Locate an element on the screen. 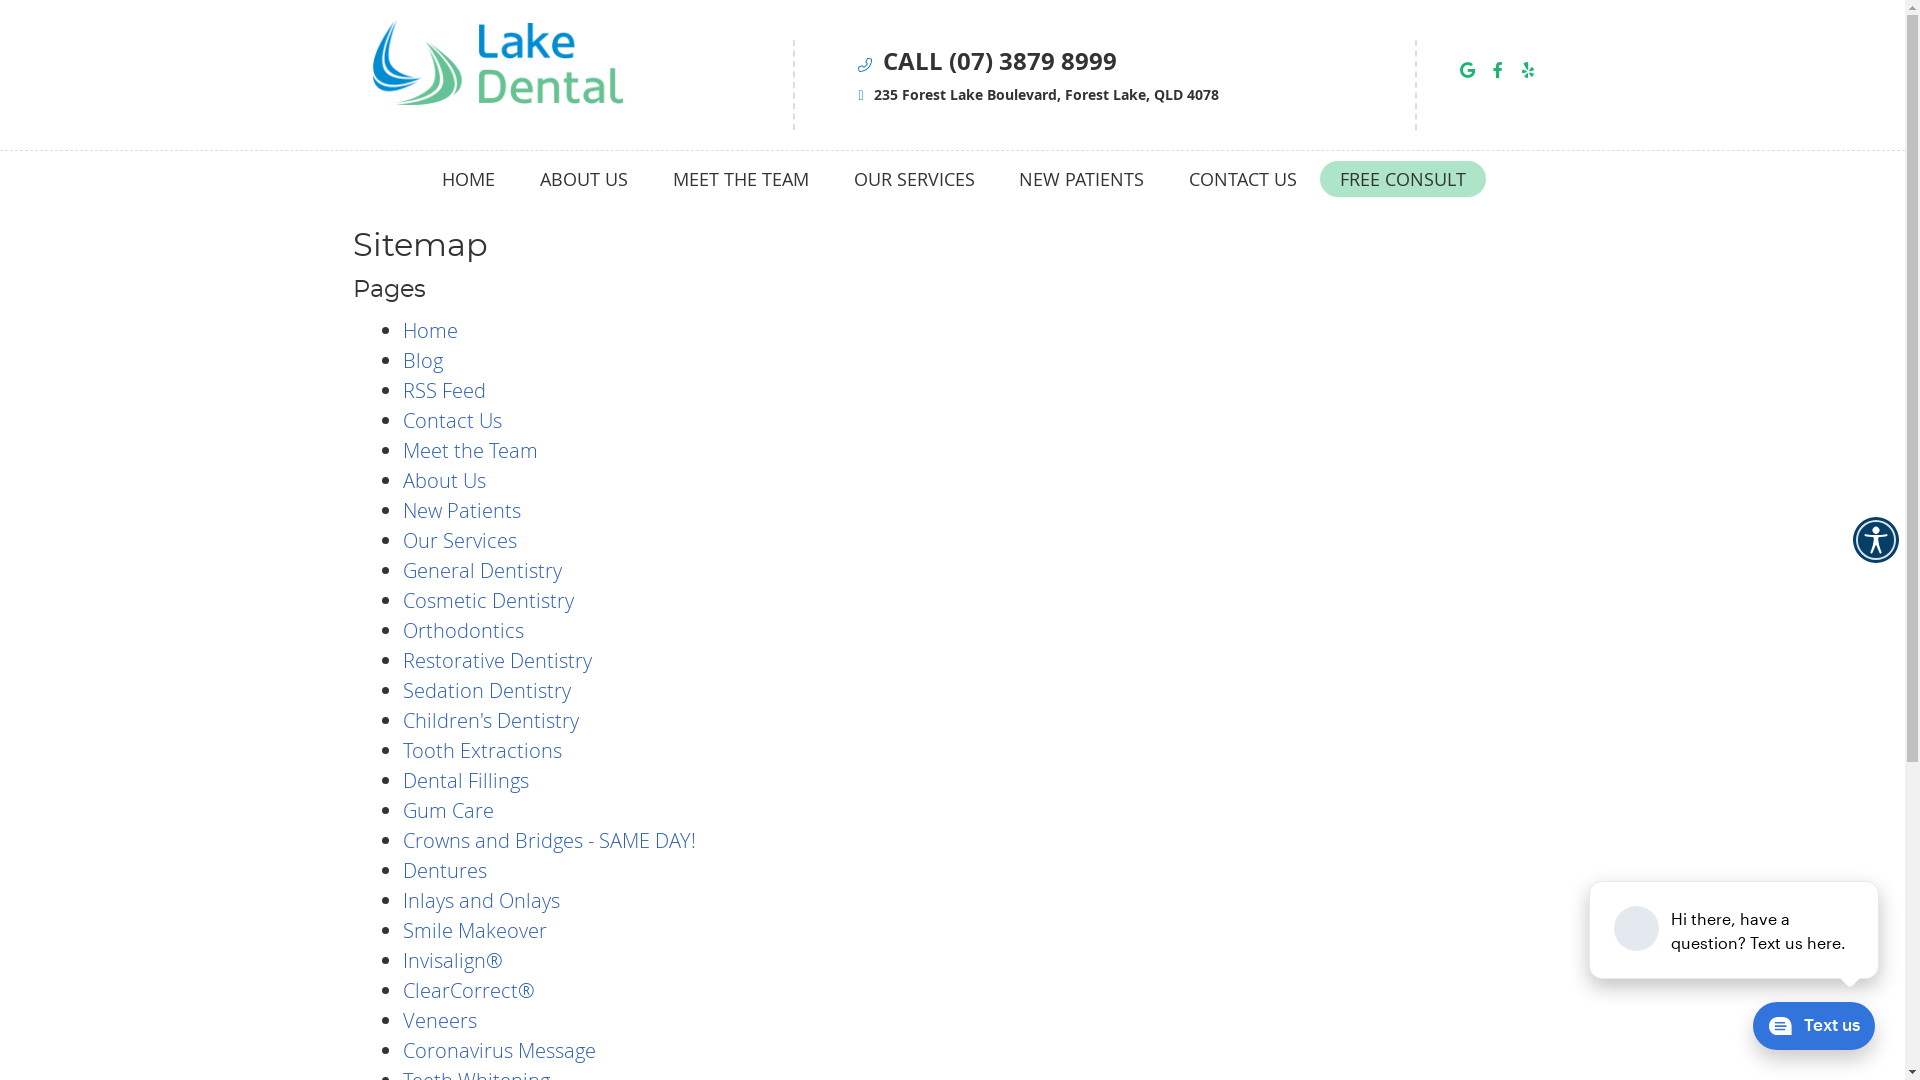 Image resolution: width=1920 pixels, height=1080 pixels. 'Contact Us' is located at coordinates (450, 419).